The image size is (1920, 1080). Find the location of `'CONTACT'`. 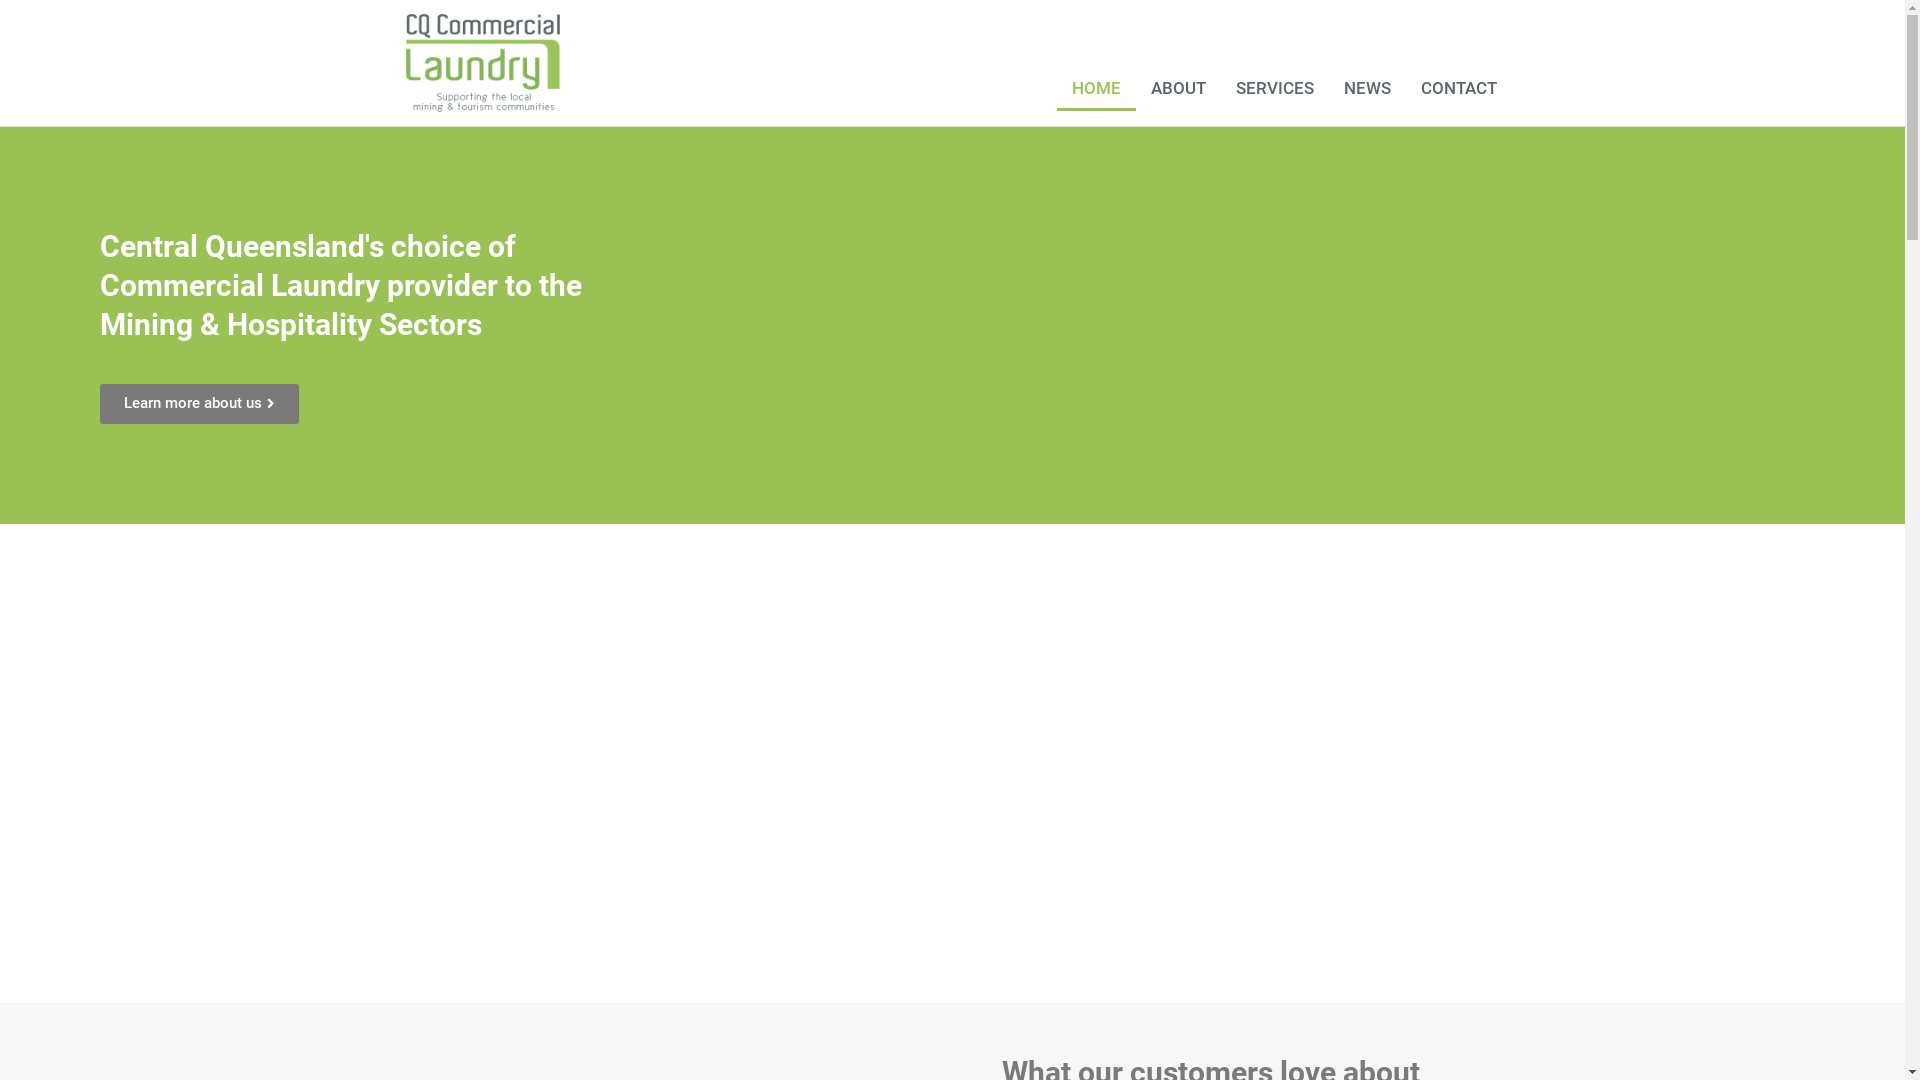

'CONTACT' is located at coordinates (1459, 87).